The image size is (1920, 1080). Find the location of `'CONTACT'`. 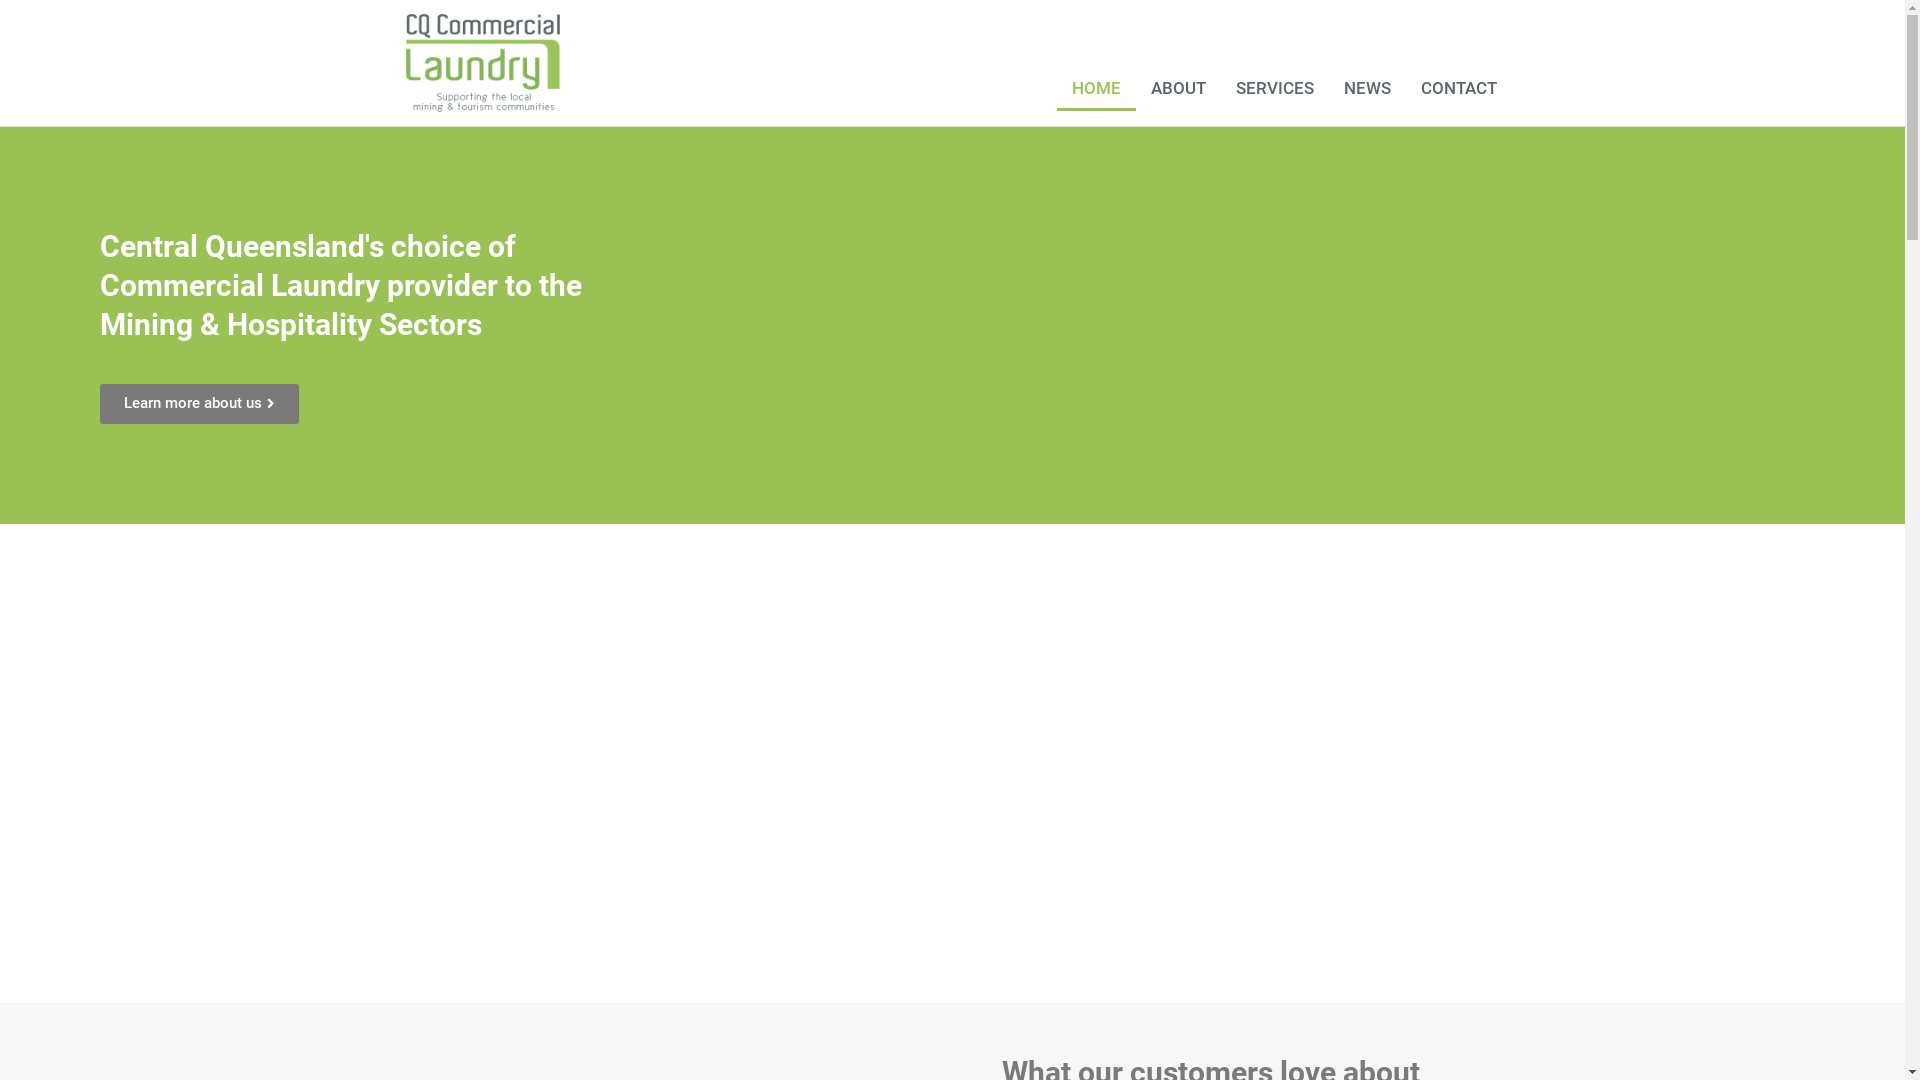

'CONTACT' is located at coordinates (1459, 87).